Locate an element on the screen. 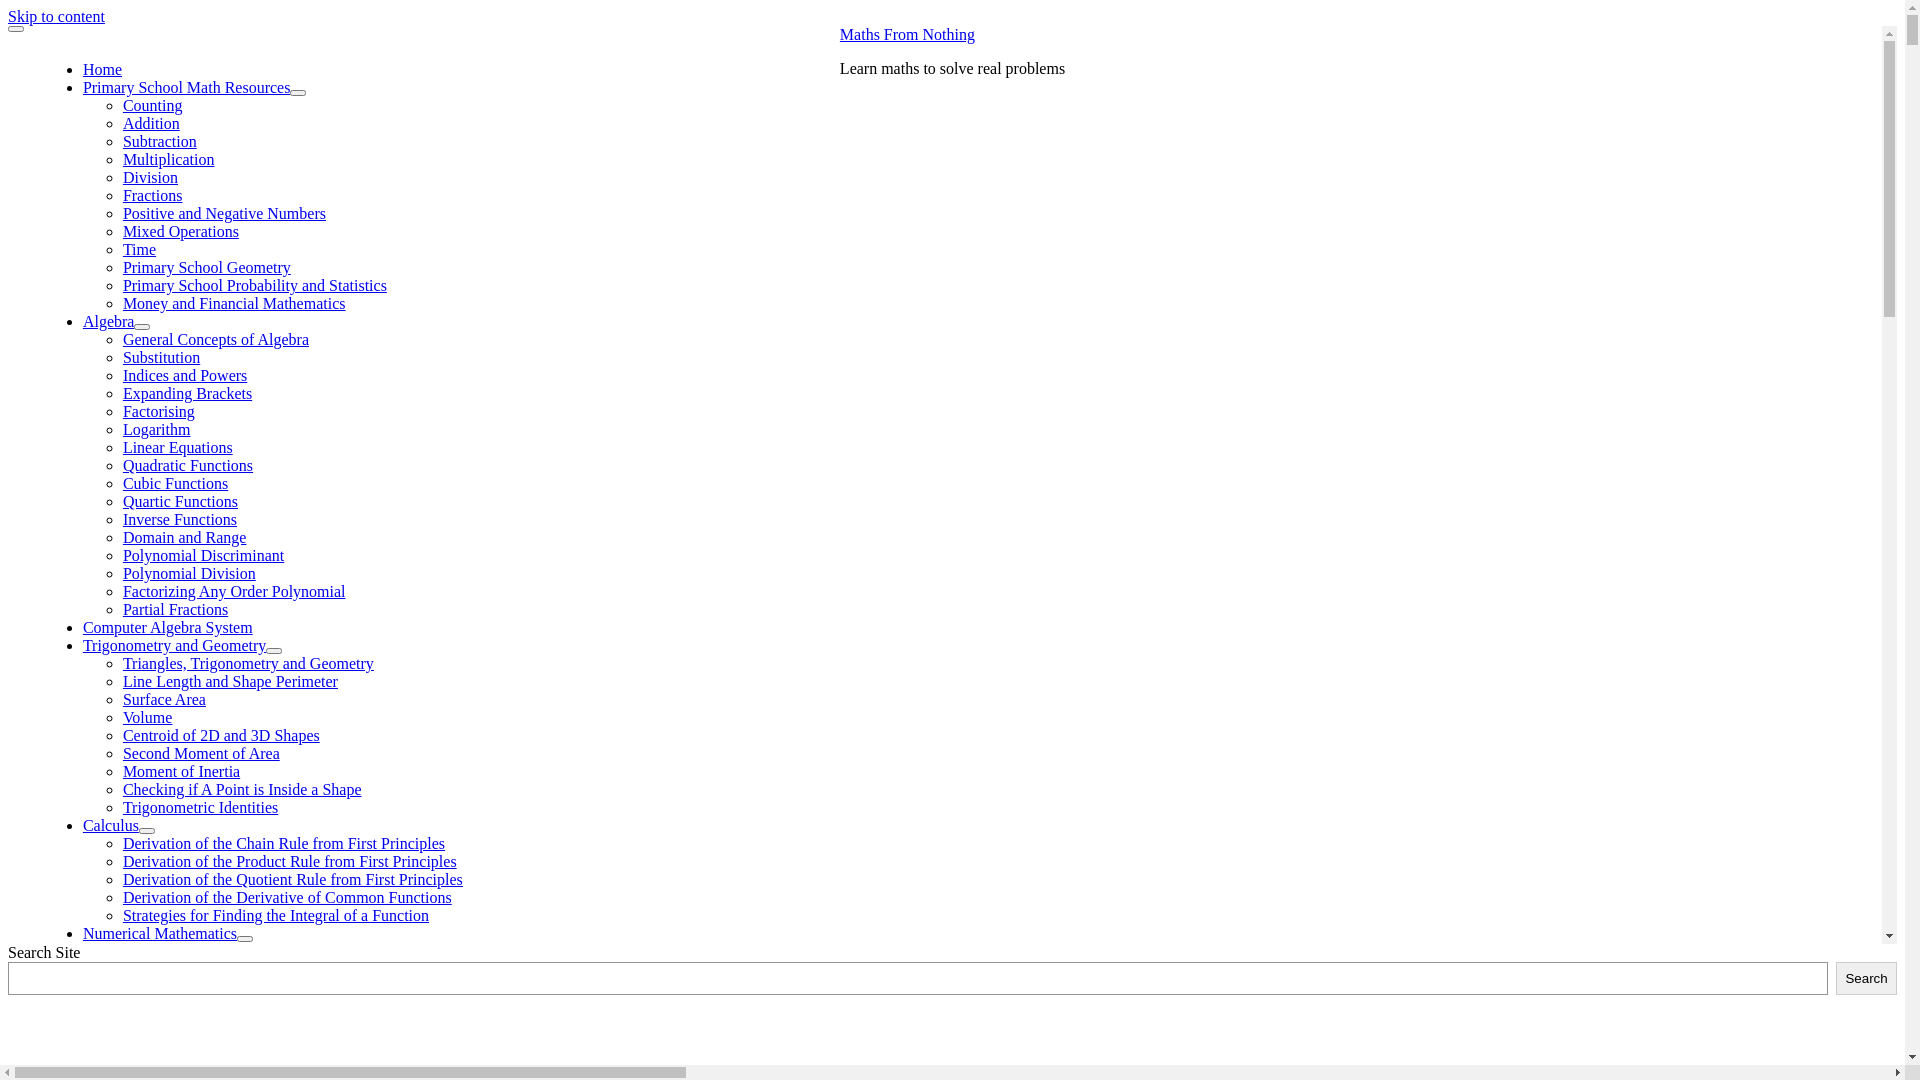 The width and height of the screenshot is (1920, 1080). 'Search' is located at coordinates (1865, 977).